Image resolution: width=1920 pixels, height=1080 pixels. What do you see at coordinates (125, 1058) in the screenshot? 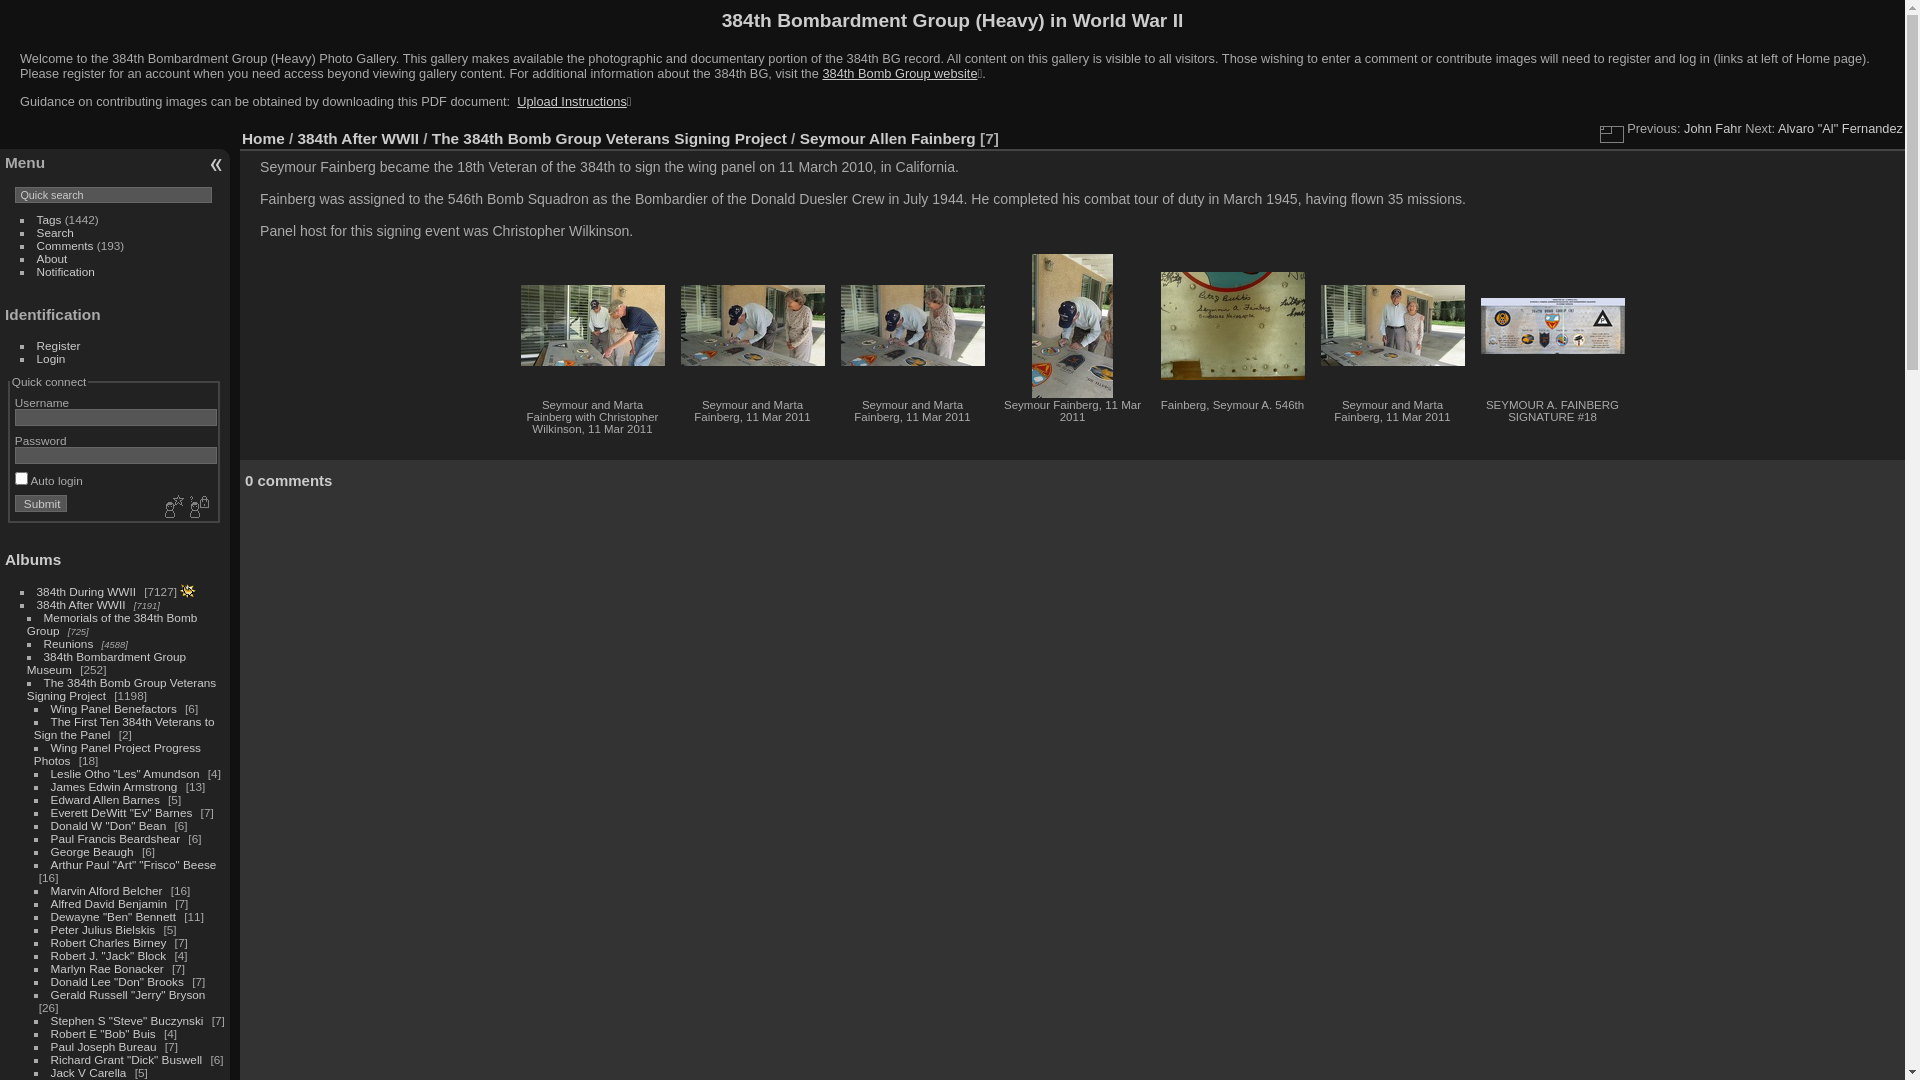
I see `'Richard Grant "Dick" Buswell'` at bounding box center [125, 1058].